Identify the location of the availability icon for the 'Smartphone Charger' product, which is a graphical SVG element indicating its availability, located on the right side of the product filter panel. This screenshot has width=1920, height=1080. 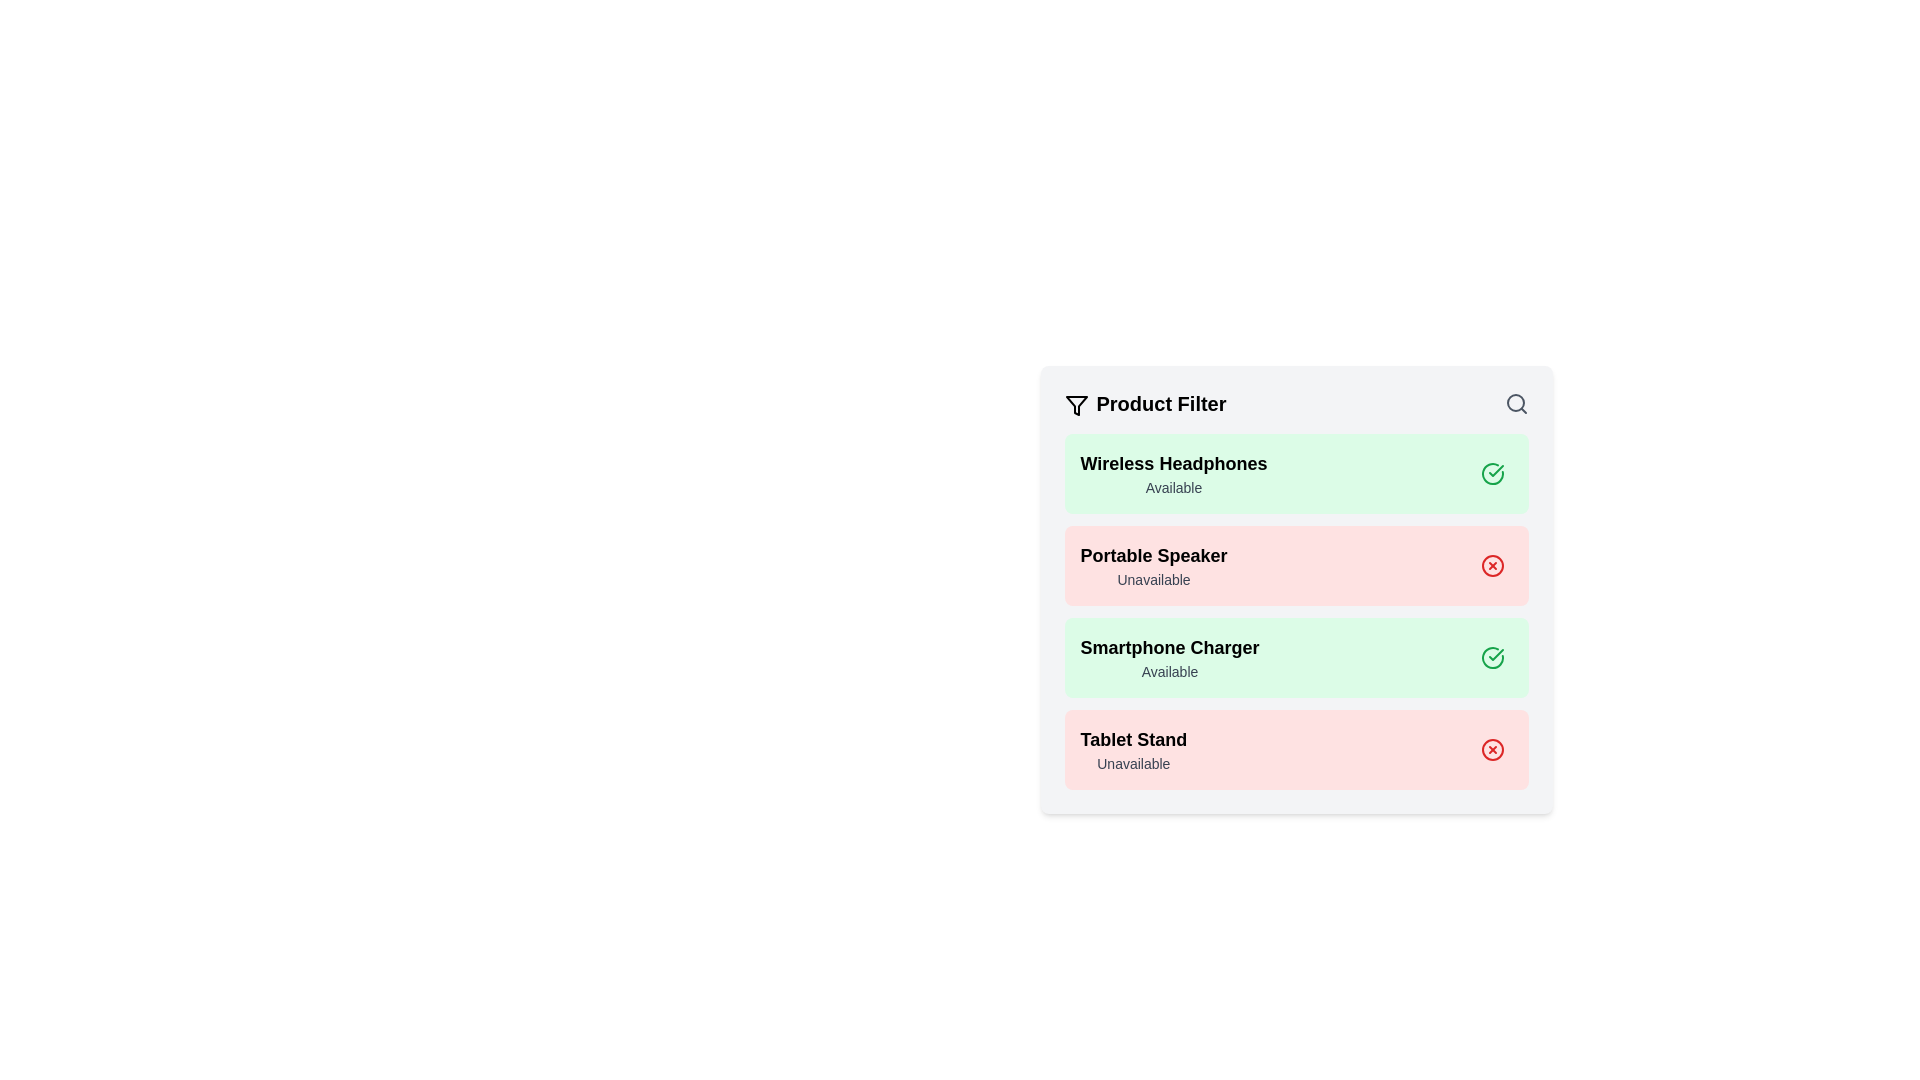
(1492, 658).